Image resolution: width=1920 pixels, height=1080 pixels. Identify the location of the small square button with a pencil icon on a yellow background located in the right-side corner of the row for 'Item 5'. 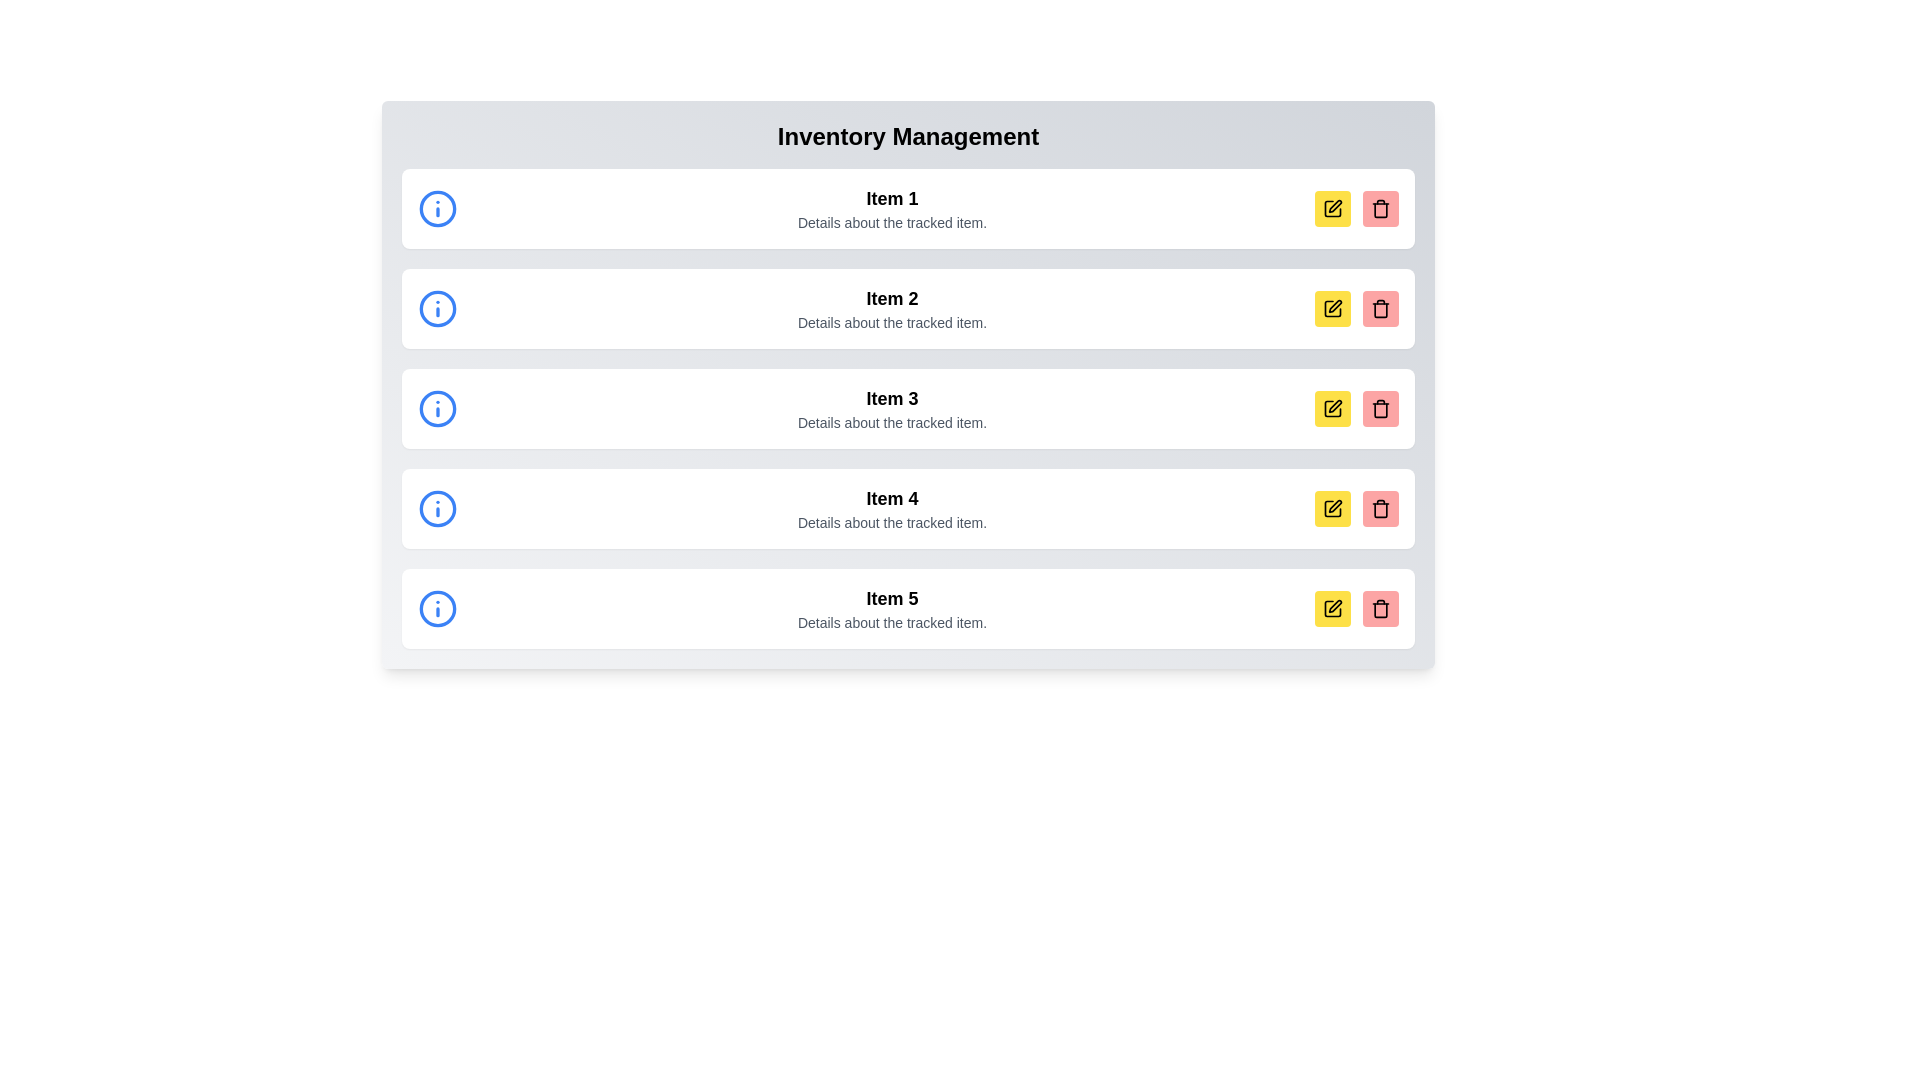
(1333, 608).